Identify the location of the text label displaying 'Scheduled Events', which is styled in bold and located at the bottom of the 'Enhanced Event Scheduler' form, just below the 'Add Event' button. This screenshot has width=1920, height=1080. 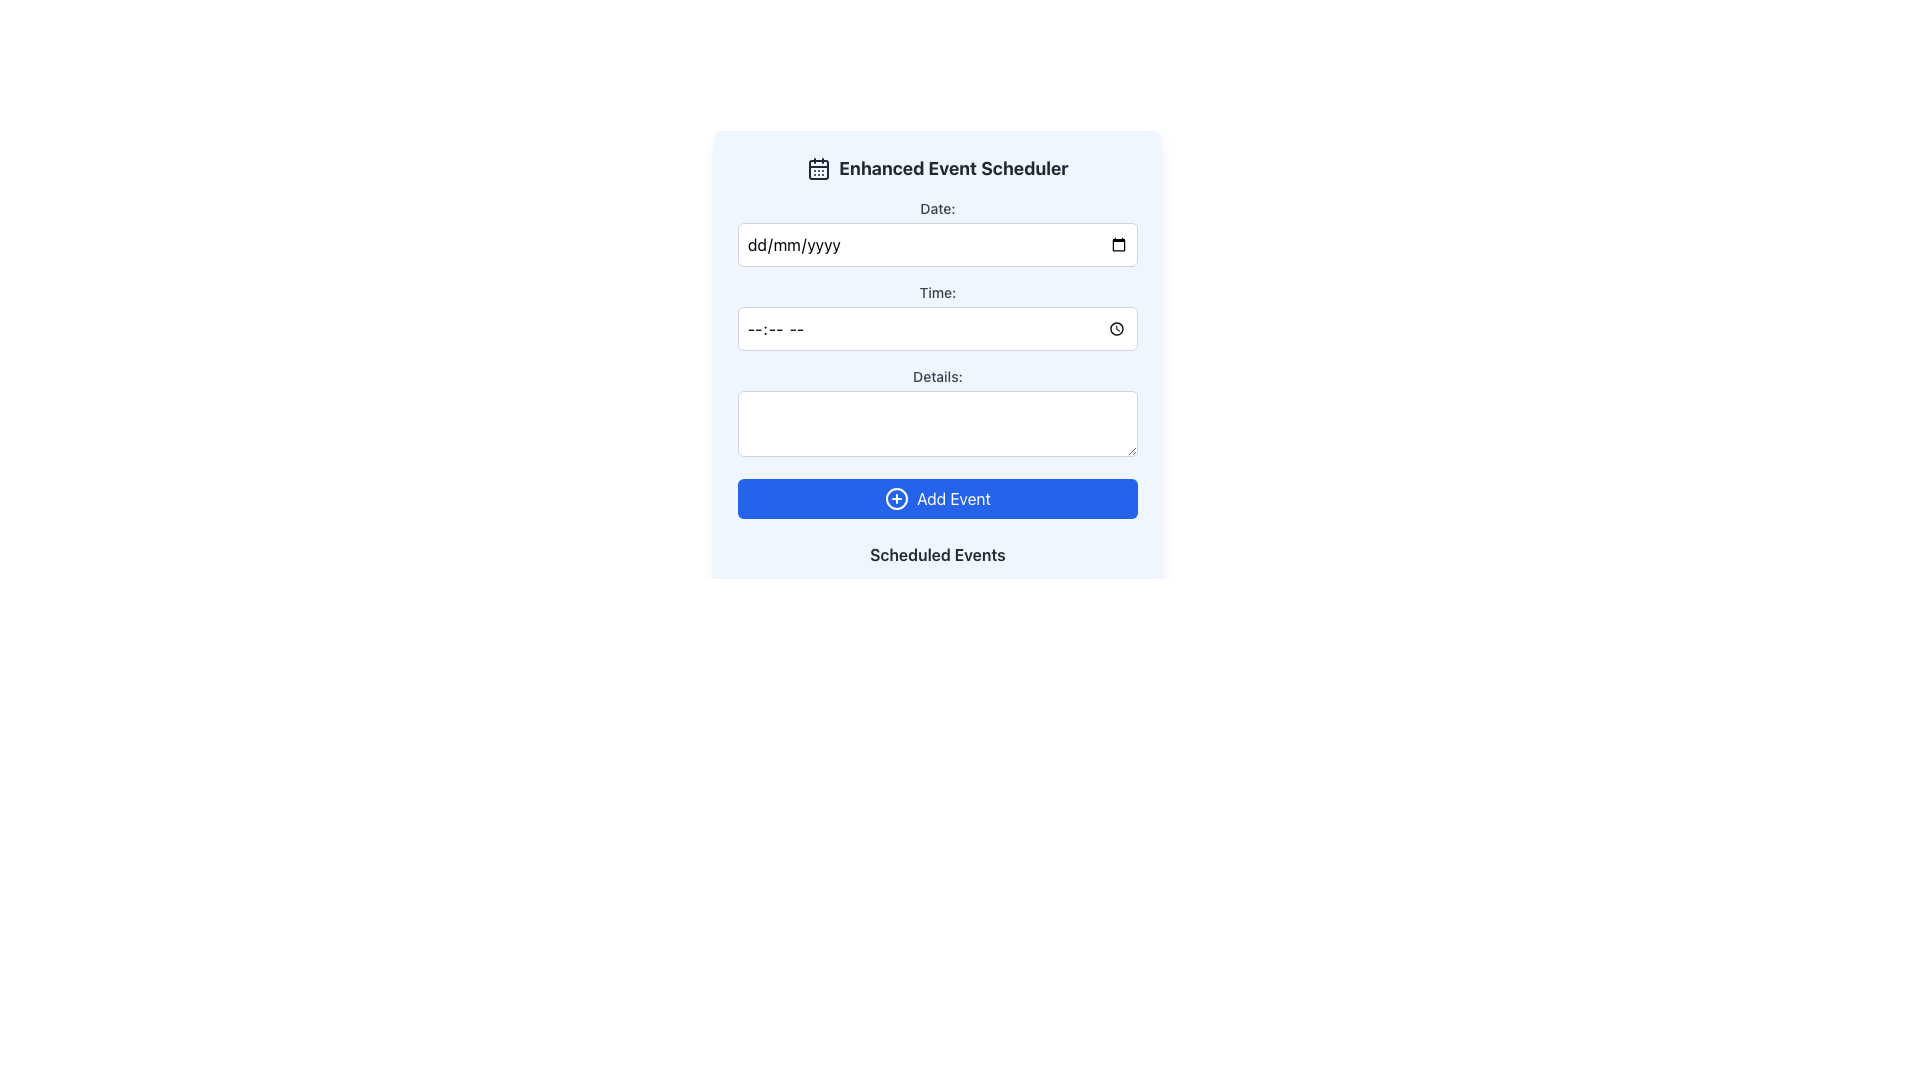
(936, 555).